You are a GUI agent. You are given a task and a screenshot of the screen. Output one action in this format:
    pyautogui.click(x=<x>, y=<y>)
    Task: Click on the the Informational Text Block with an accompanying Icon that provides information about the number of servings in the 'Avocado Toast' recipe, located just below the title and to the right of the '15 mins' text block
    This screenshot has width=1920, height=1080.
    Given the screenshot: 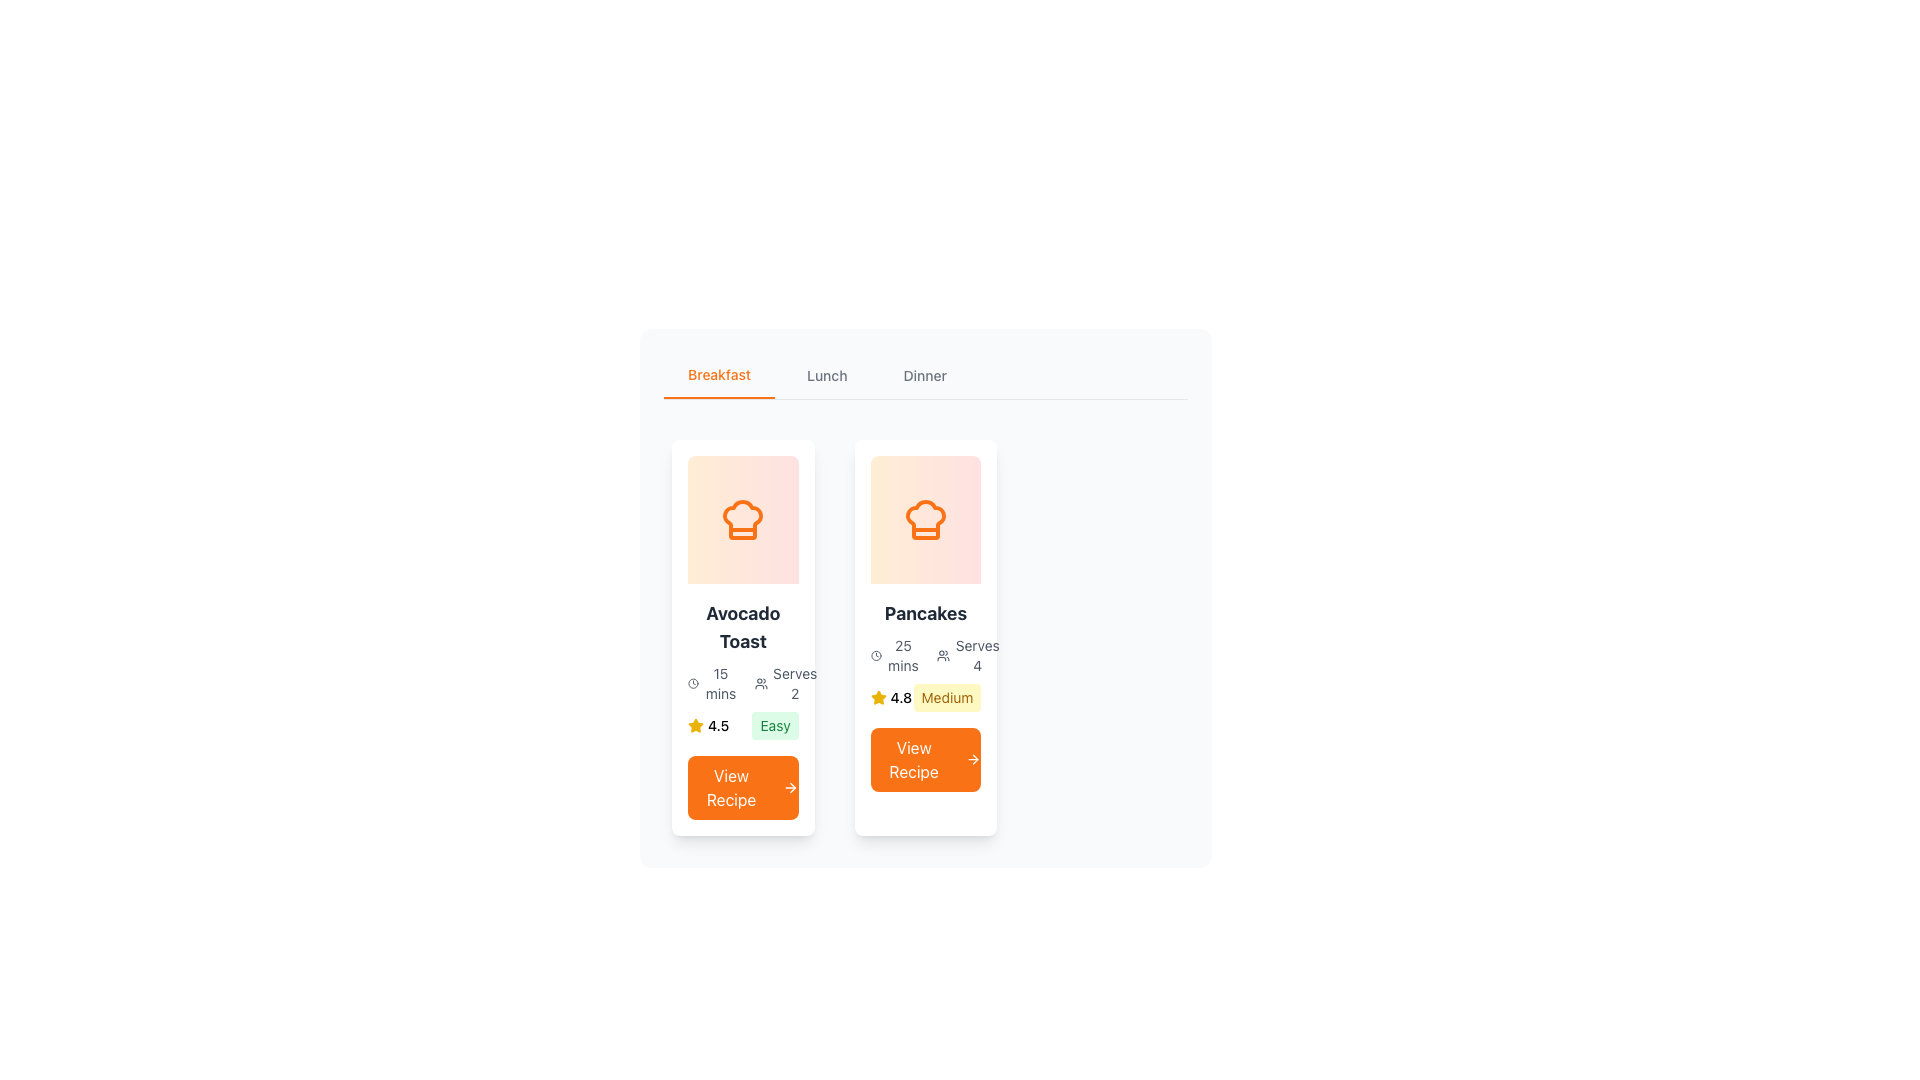 What is the action you would take?
    pyautogui.click(x=785, y=682)
    